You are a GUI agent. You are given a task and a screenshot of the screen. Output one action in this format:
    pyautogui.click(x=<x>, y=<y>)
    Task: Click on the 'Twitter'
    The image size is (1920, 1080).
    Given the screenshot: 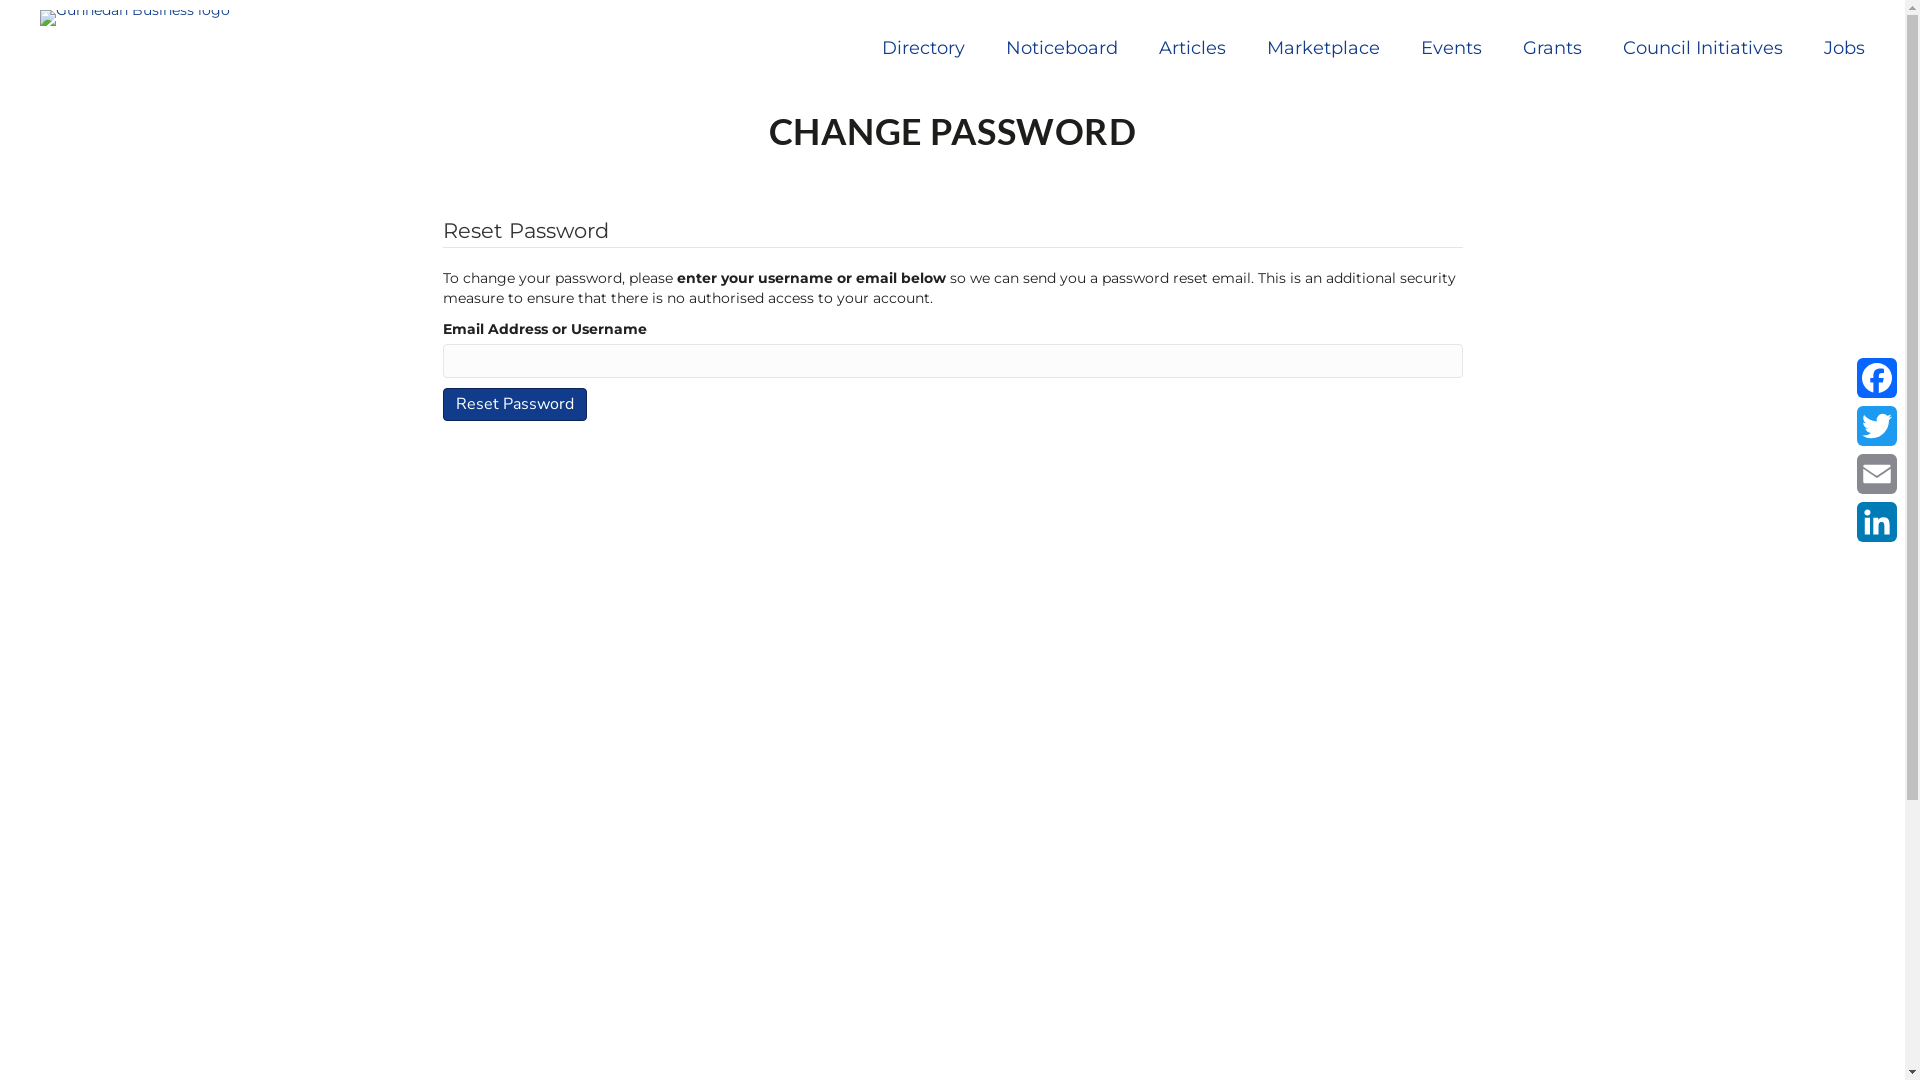 What is the action you would take?
    pyautogui.click(x=1875, y=424)
    